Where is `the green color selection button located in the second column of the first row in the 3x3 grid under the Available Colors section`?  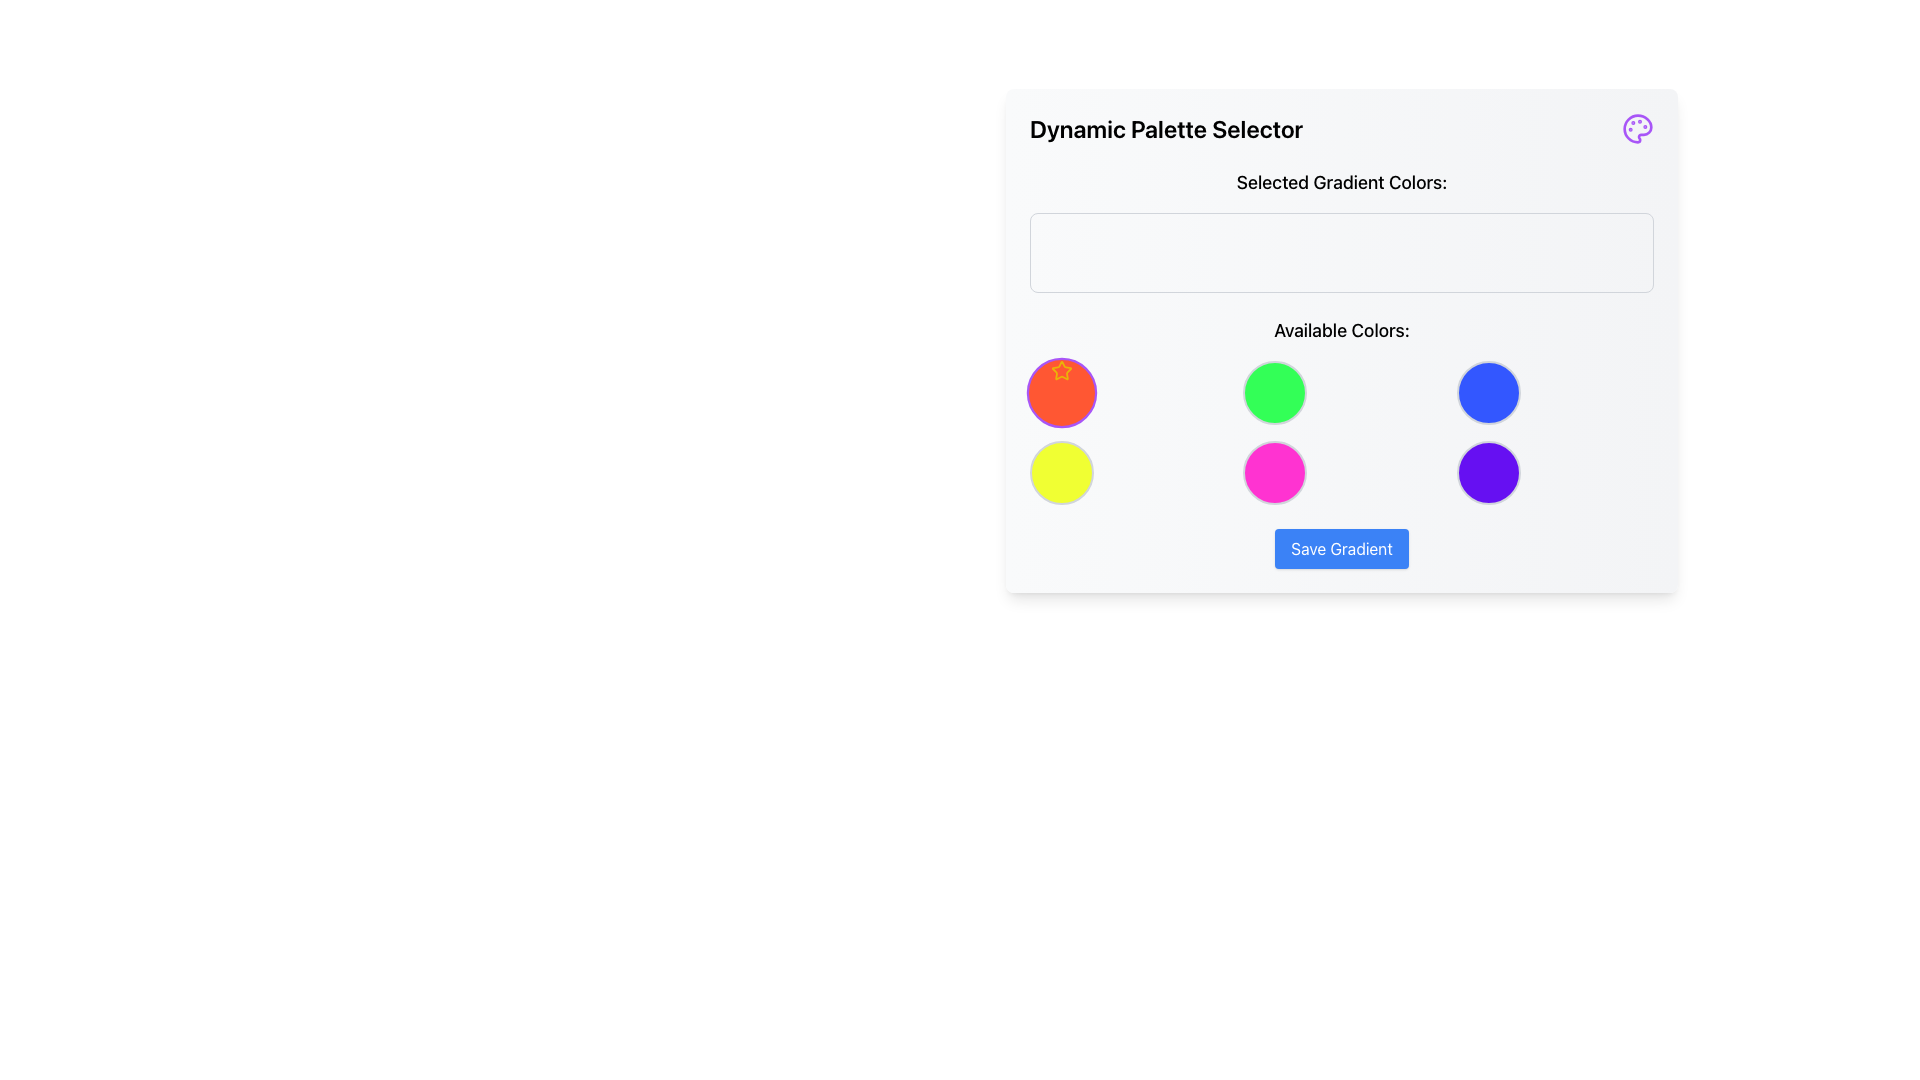 the green color selection button located in the second column of the first row in the 3x3 grid under the Available Colors section is located at coordinates (1274, 393).